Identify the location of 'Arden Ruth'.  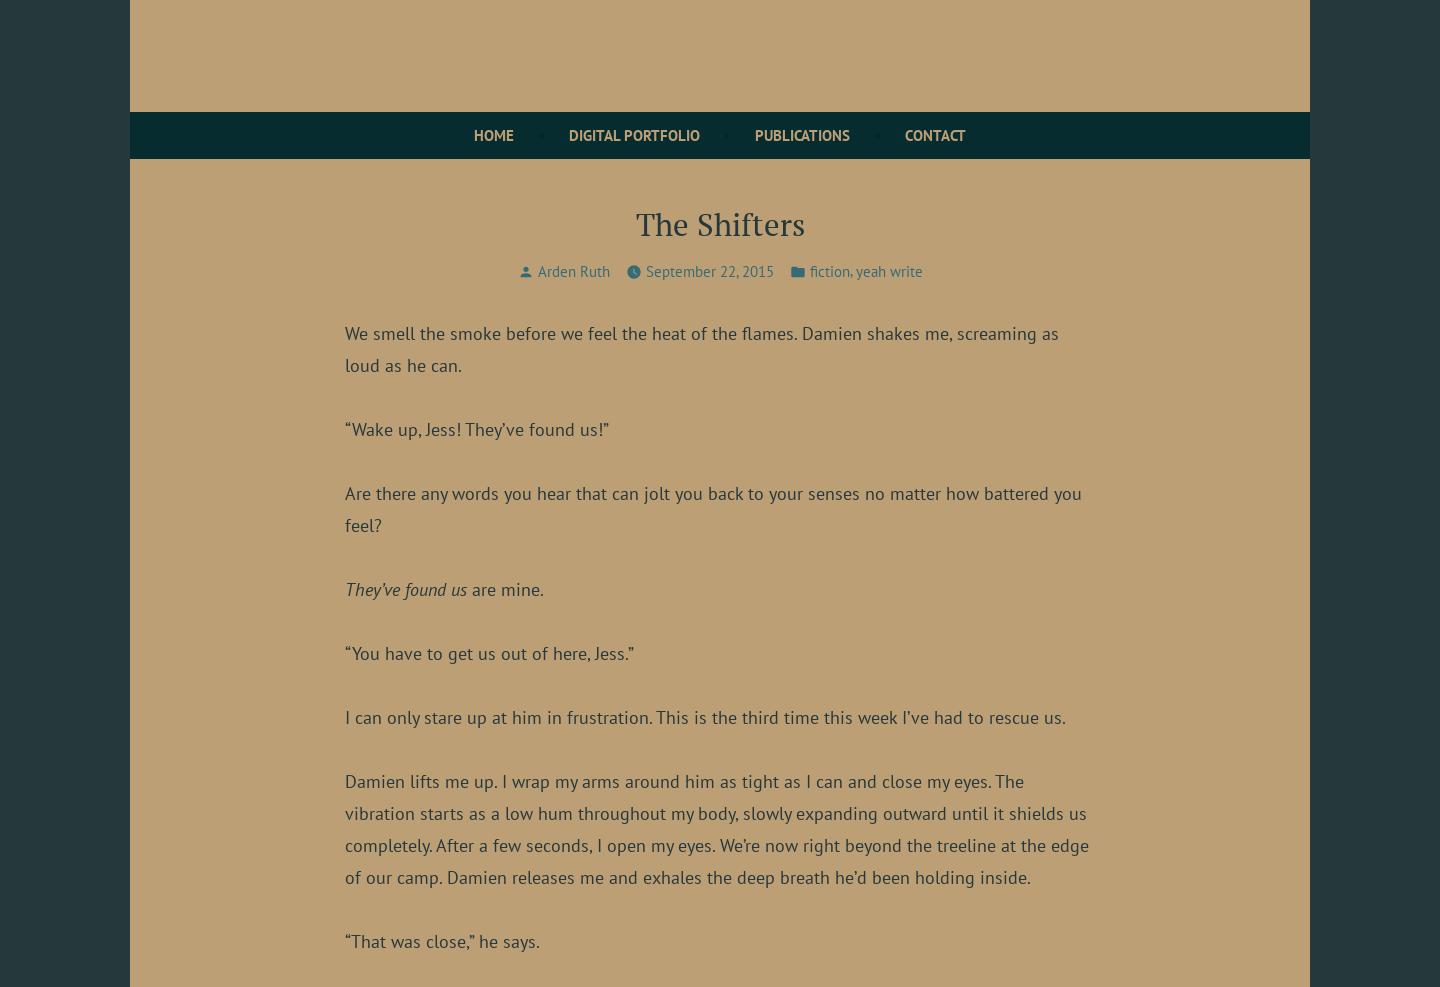
(572, 270).